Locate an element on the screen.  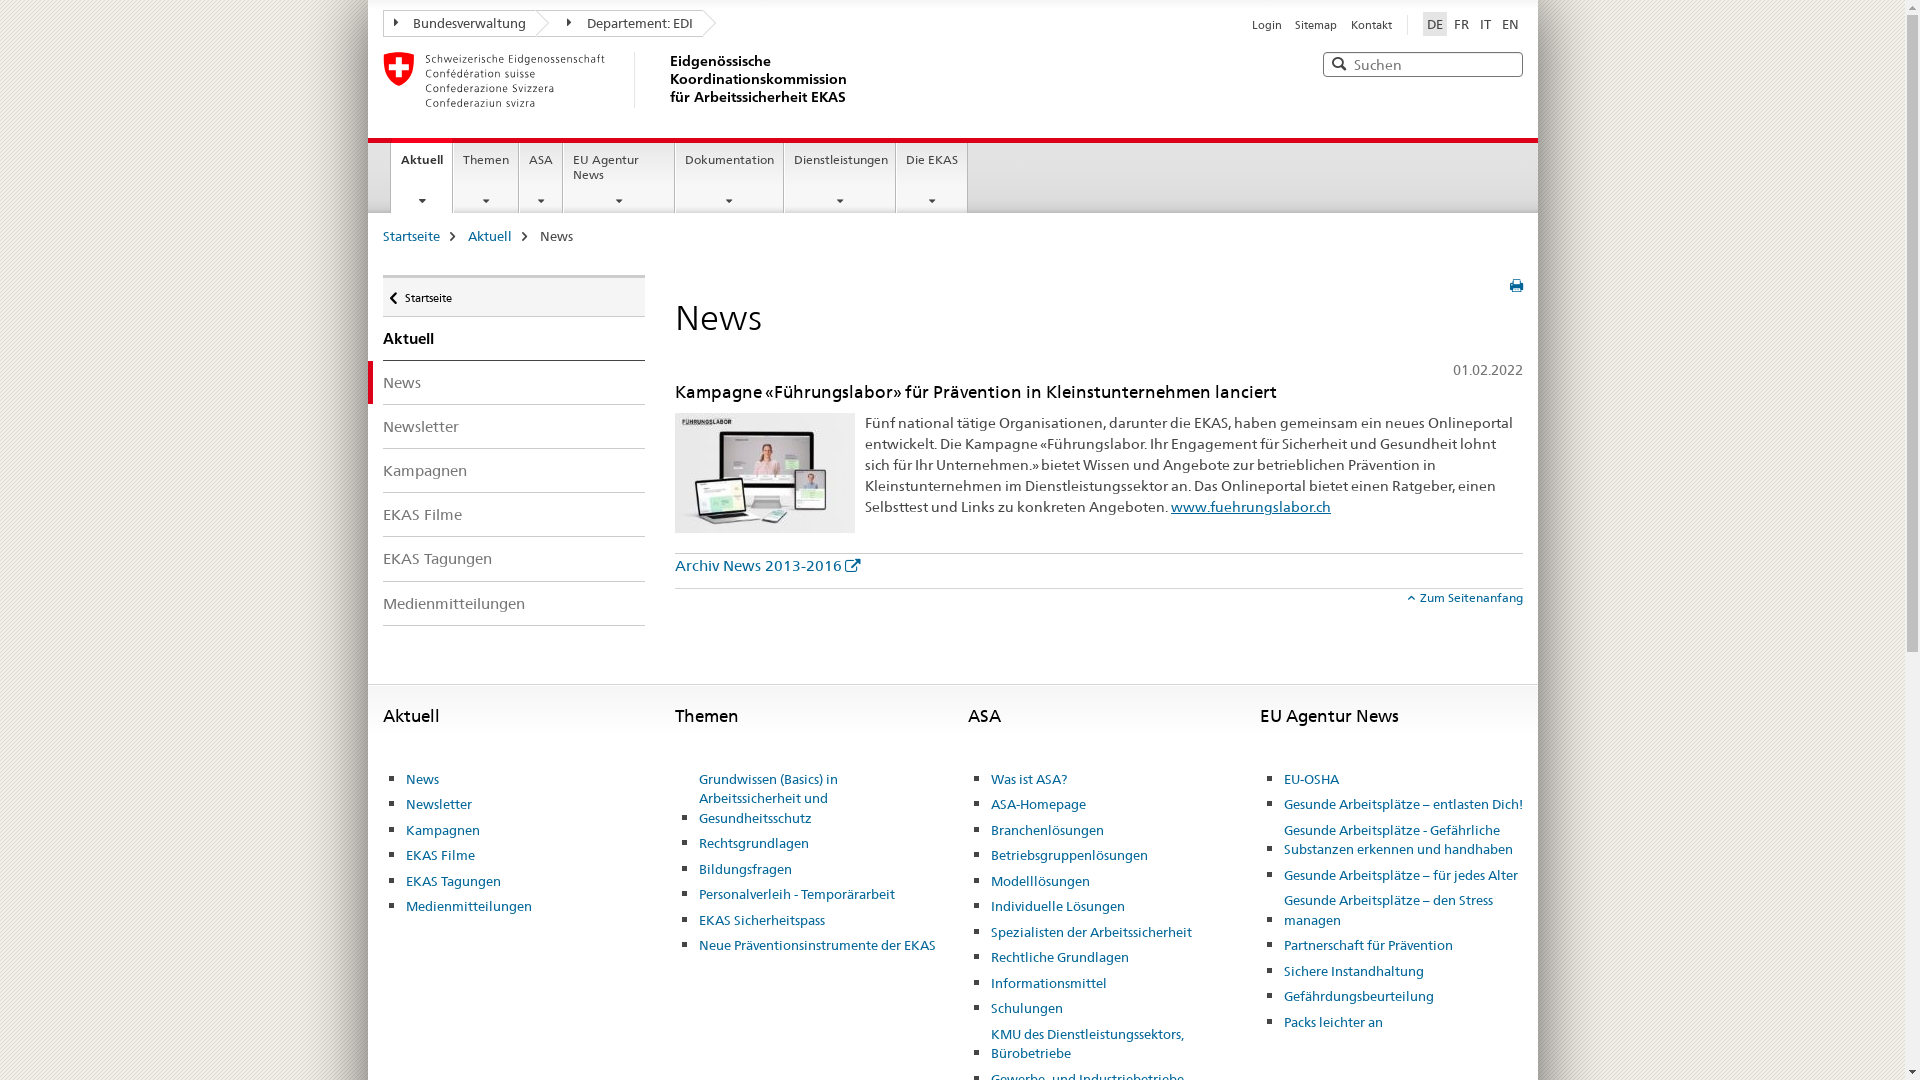
'Themen' is located at coordinates (453, 176).